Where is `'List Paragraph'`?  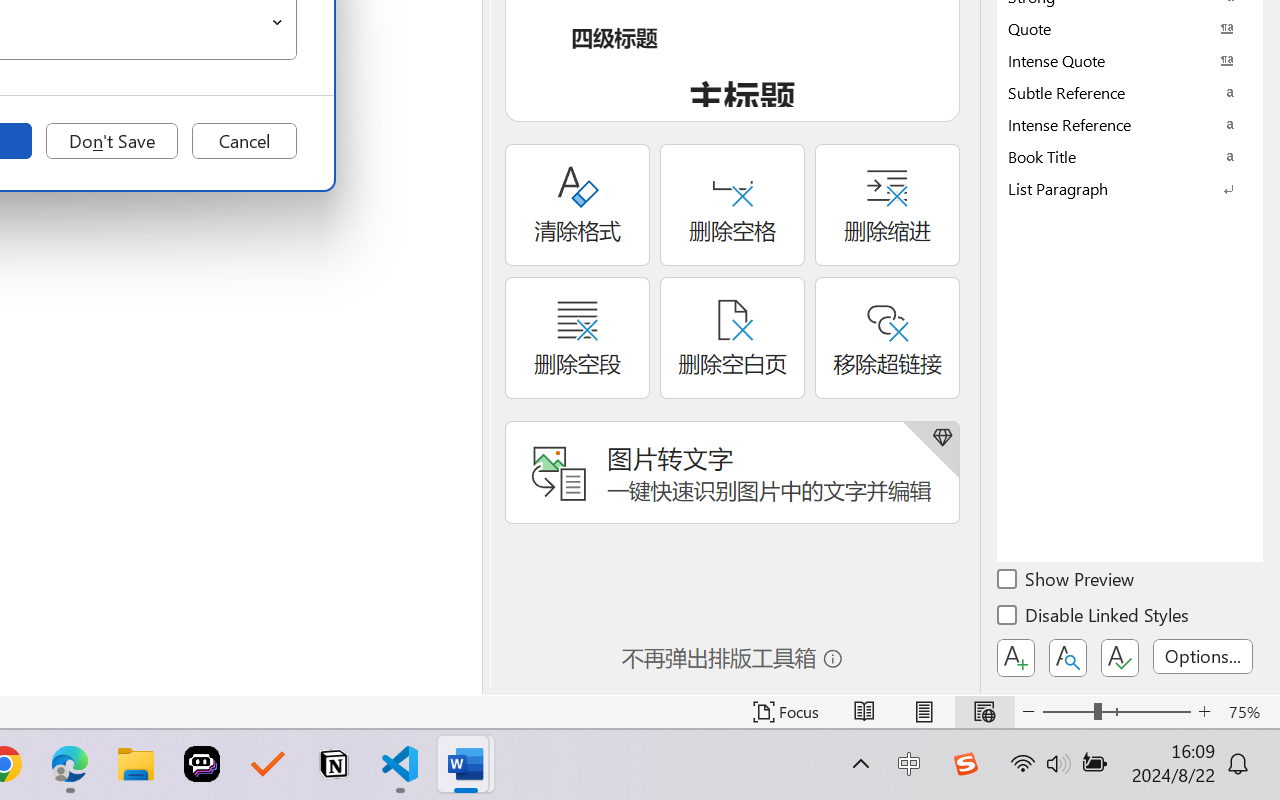
'List Paragraph' is located at coordinates (1130, 187).